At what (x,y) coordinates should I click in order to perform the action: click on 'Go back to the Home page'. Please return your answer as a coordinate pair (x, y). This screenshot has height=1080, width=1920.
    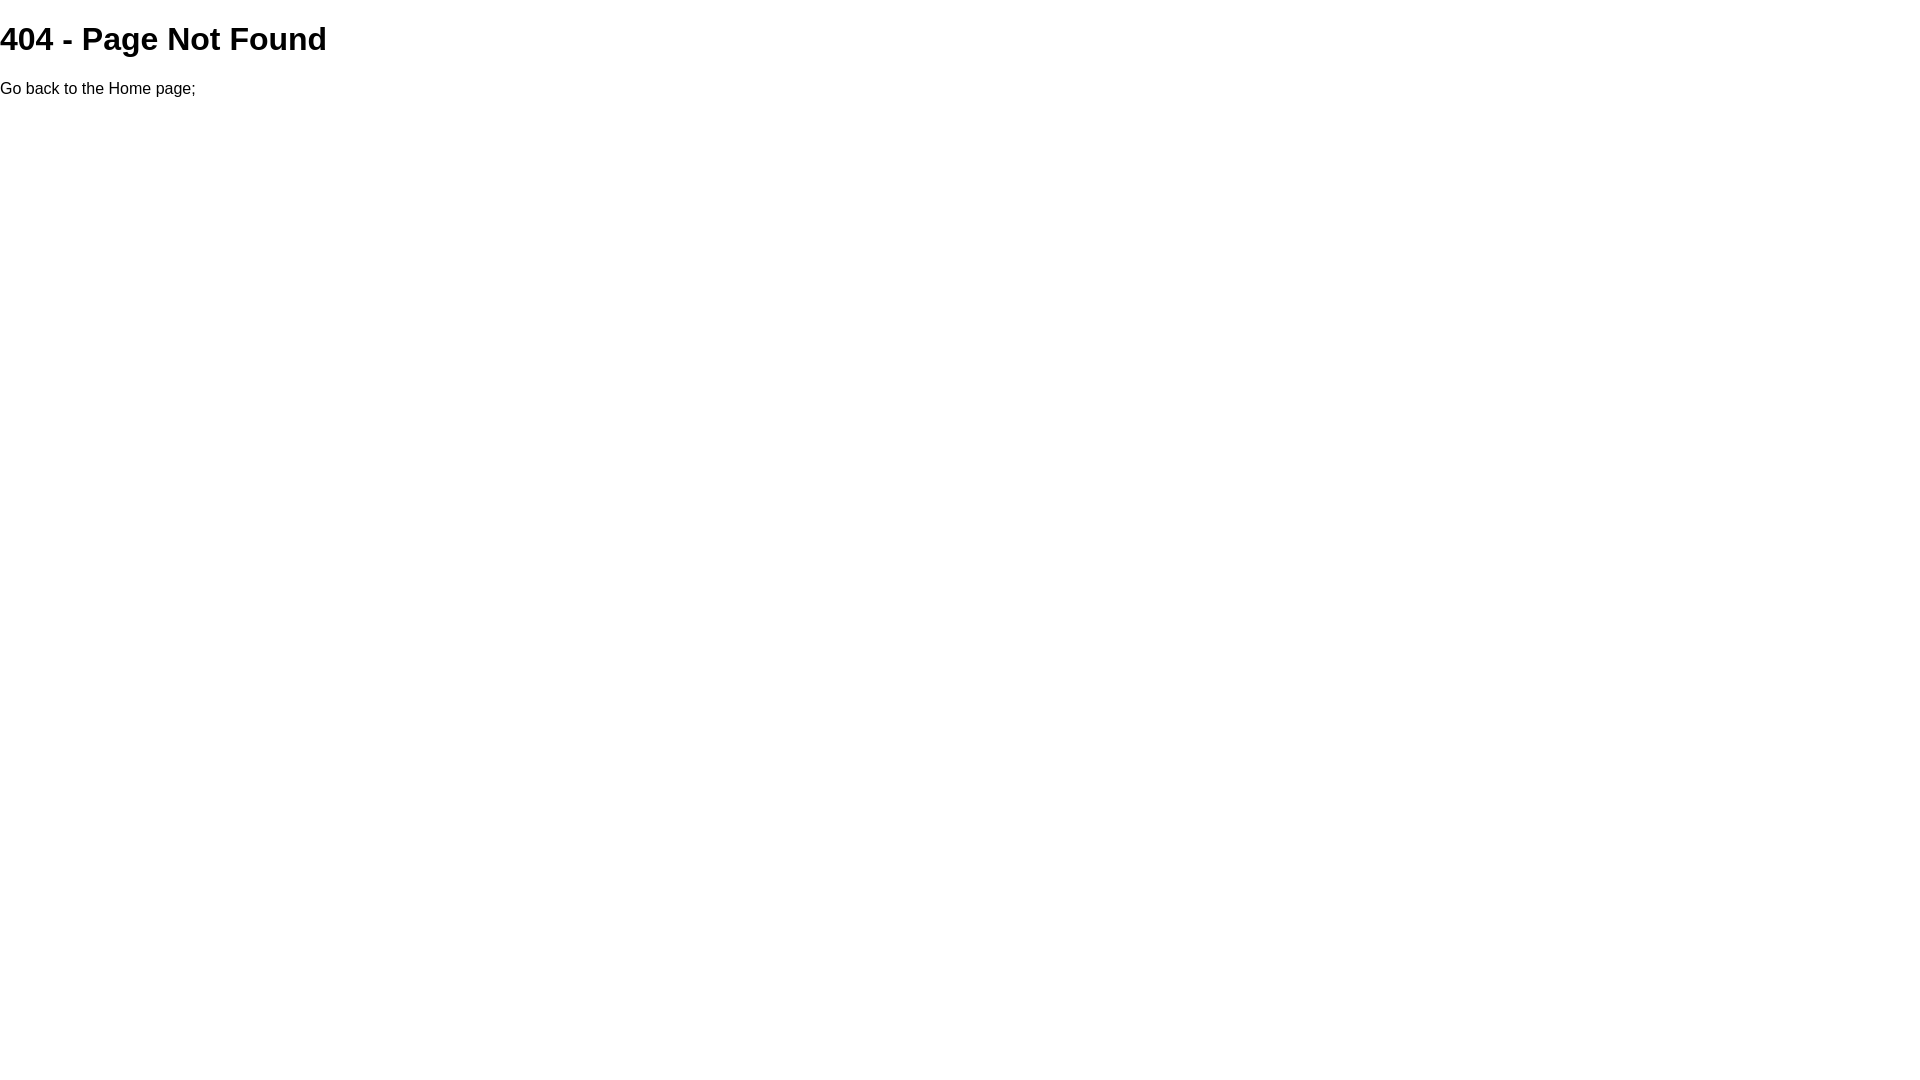
    Looking at the image, I should click on (94, 87).